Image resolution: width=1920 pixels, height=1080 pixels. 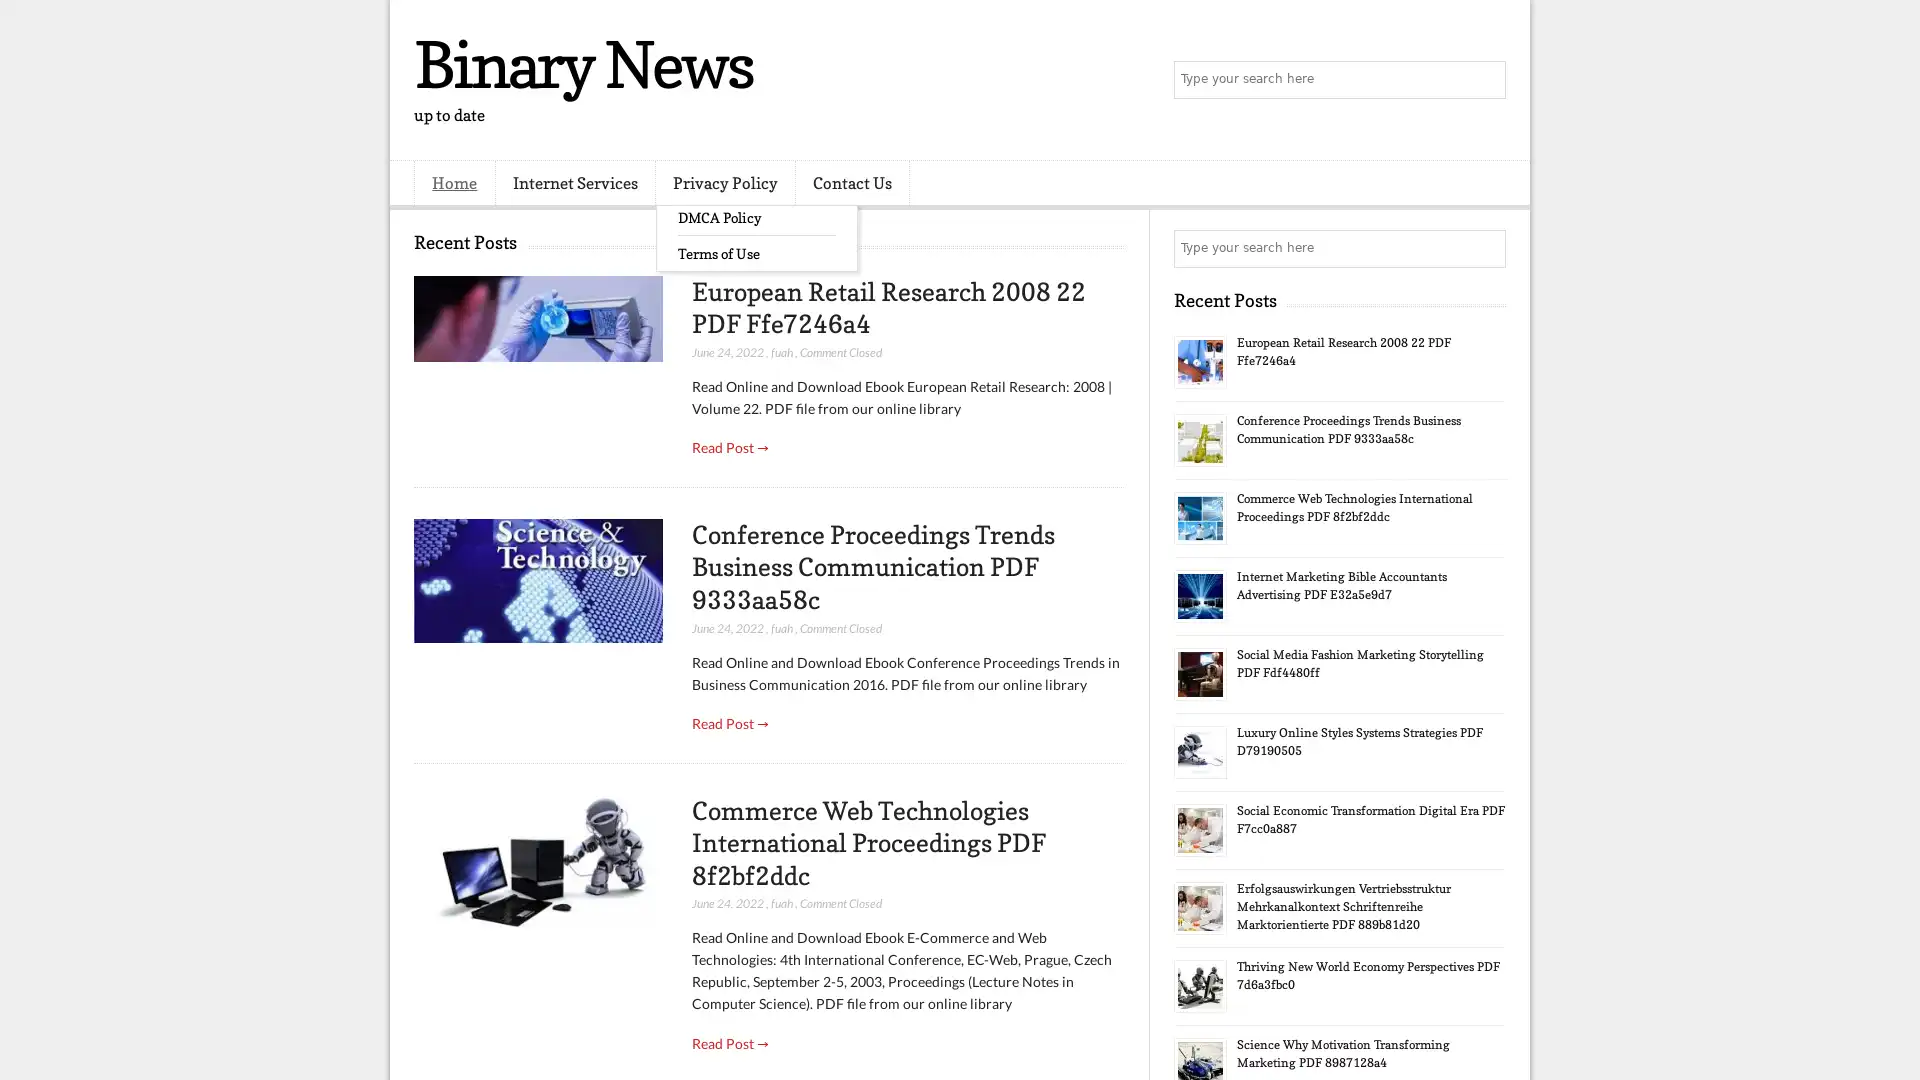 What do you see at coordinates (1485, 80) in the screenshot?
I see `Search` at bounding box center [1485, 80].